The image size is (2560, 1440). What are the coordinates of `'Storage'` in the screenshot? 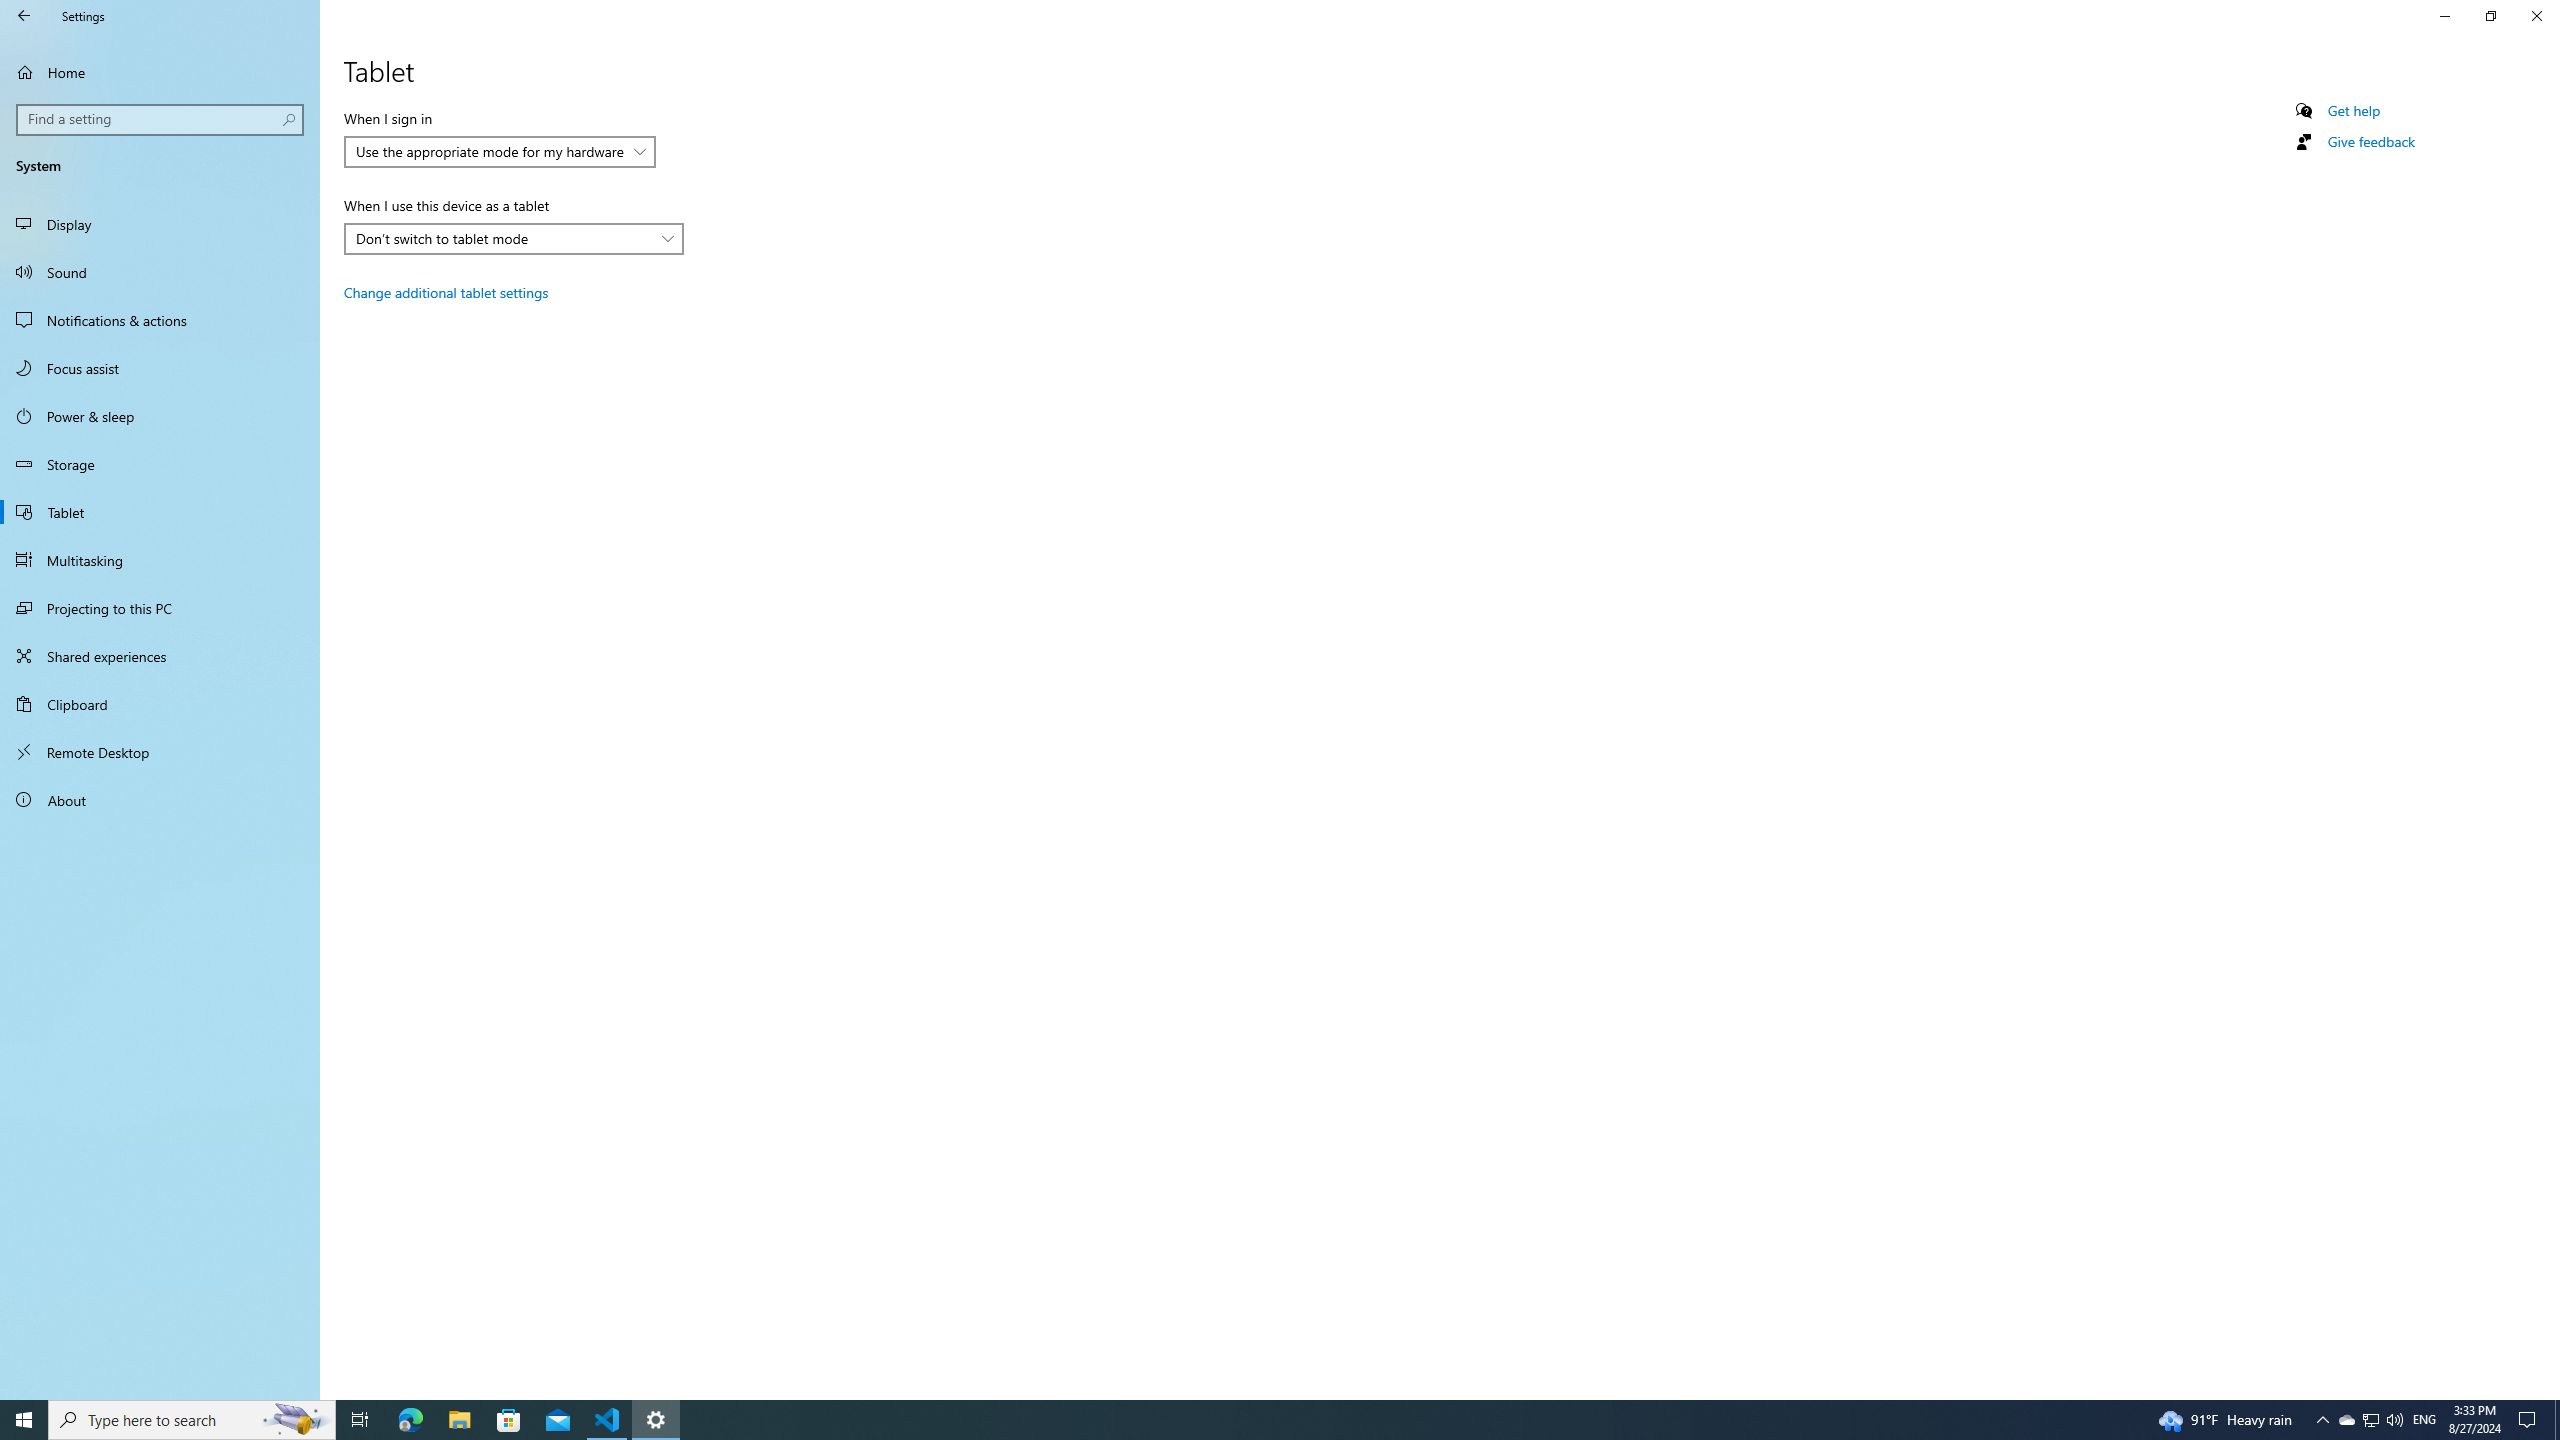 It's located at (159, 463).